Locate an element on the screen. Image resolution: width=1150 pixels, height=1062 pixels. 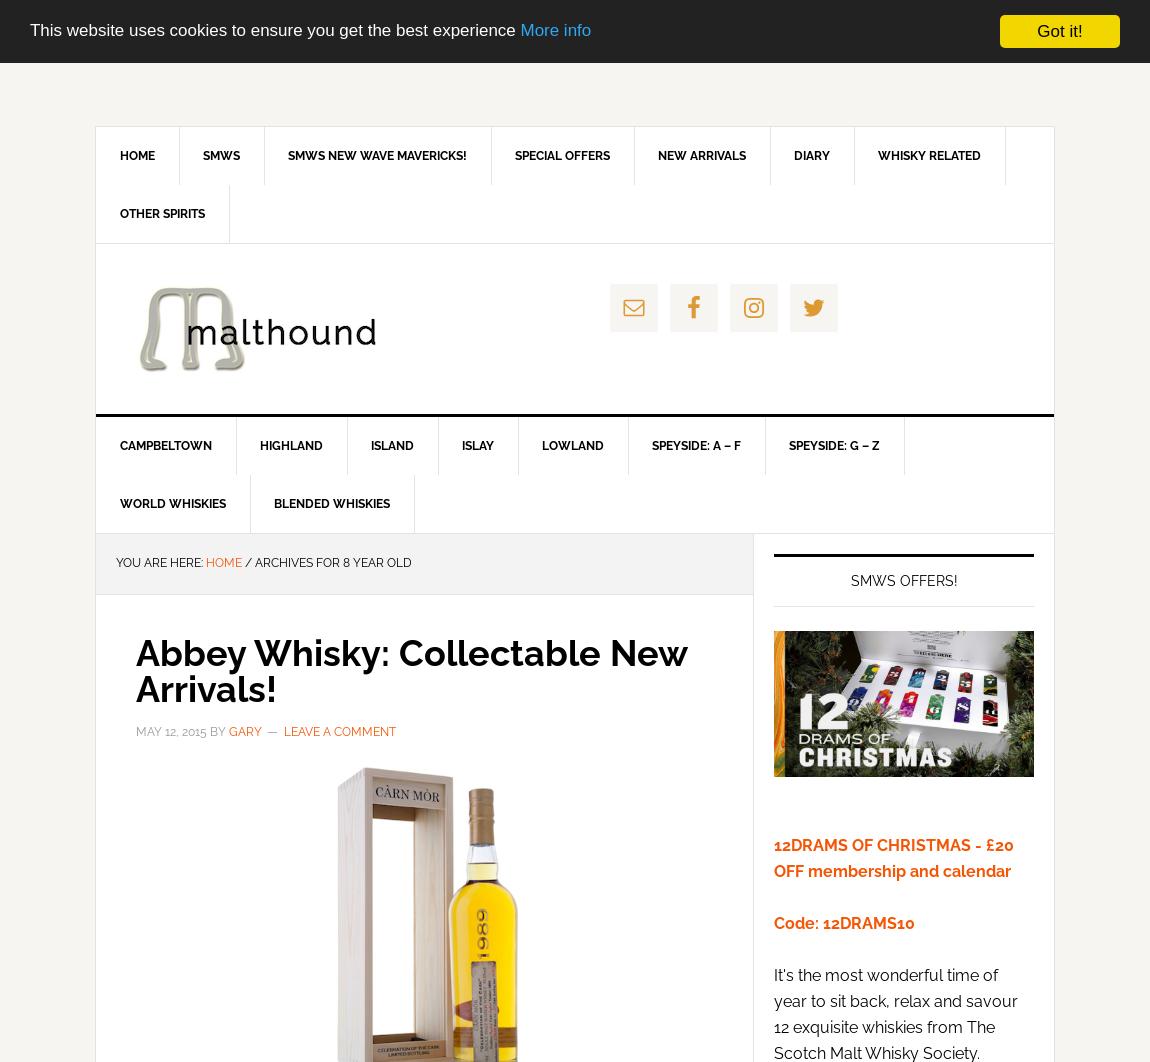
'Speyside: G – Z' is located at coordinates (833, 445).